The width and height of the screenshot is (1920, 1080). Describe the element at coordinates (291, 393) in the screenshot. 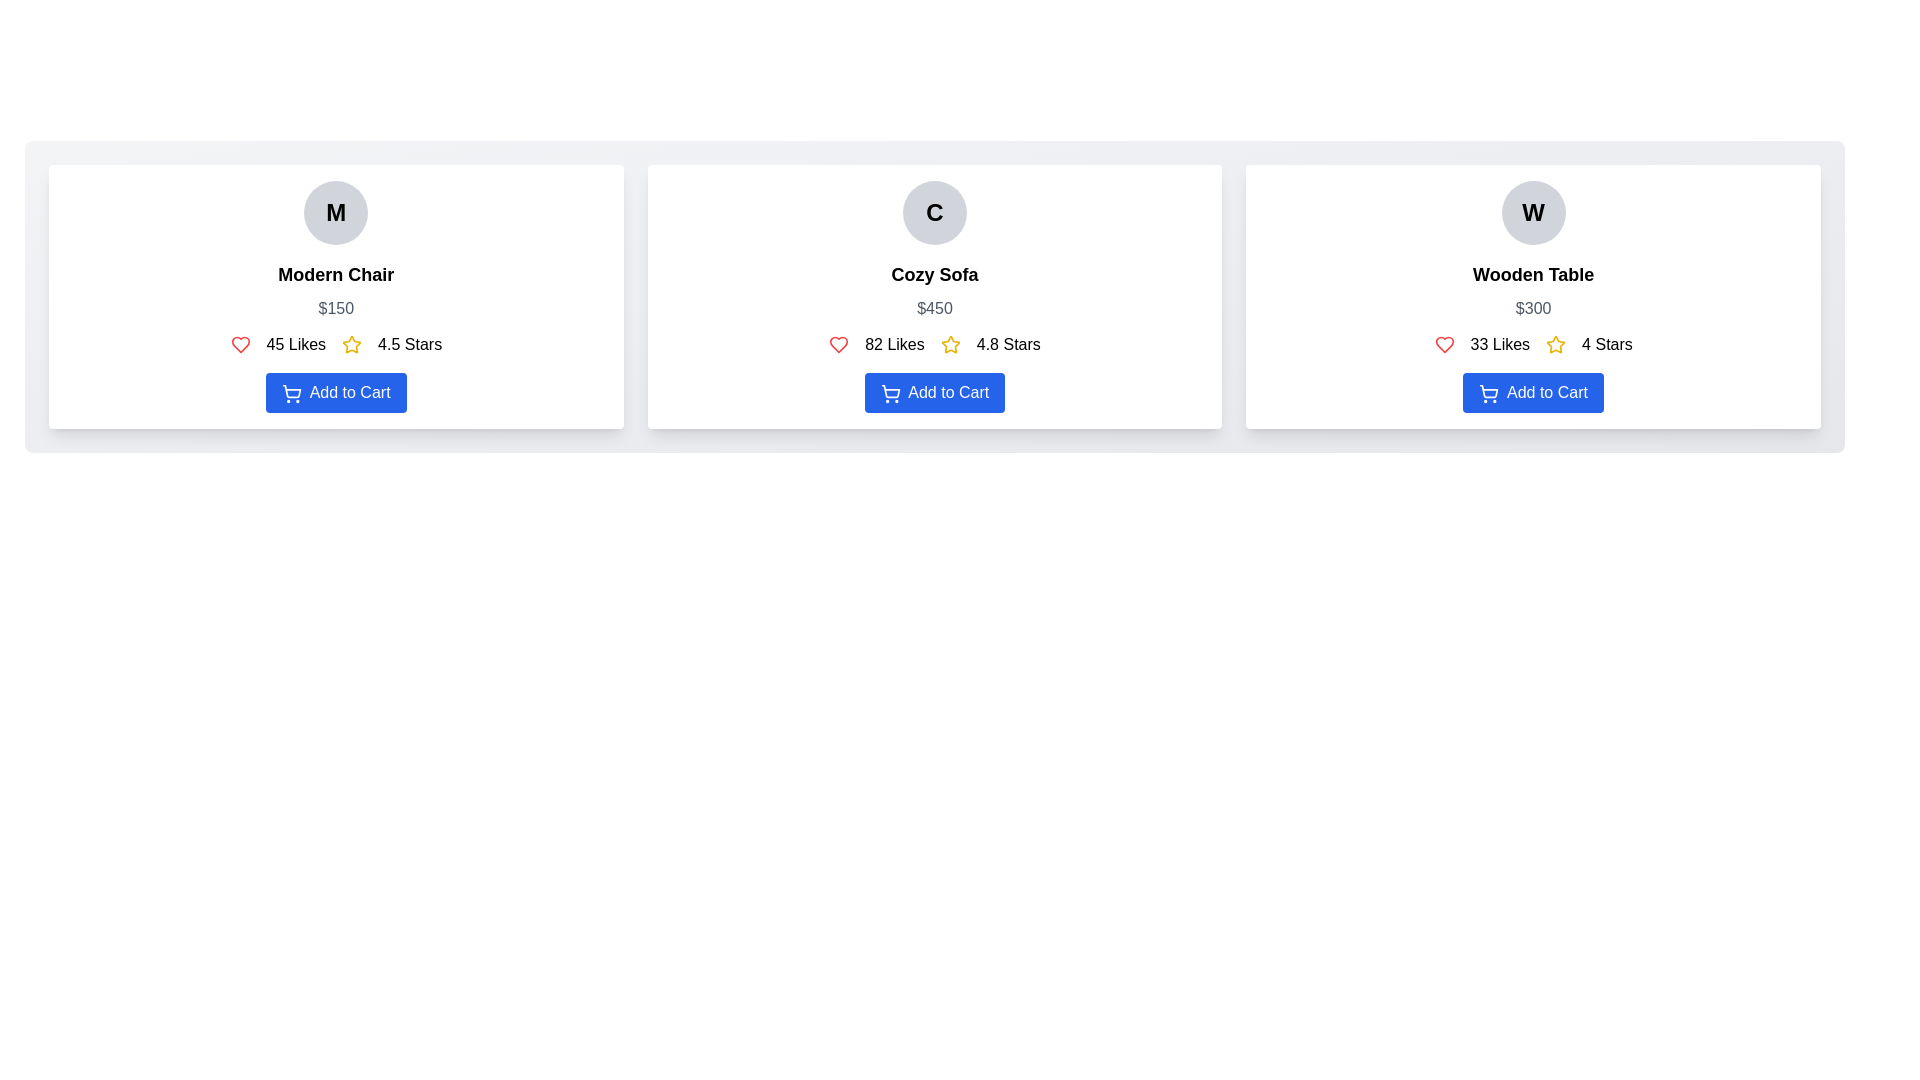

I see `the shopping cart icon within the 'Add to Cart' button, located centrally at the bottom of the first card in a horizontal list of cards` at that location.